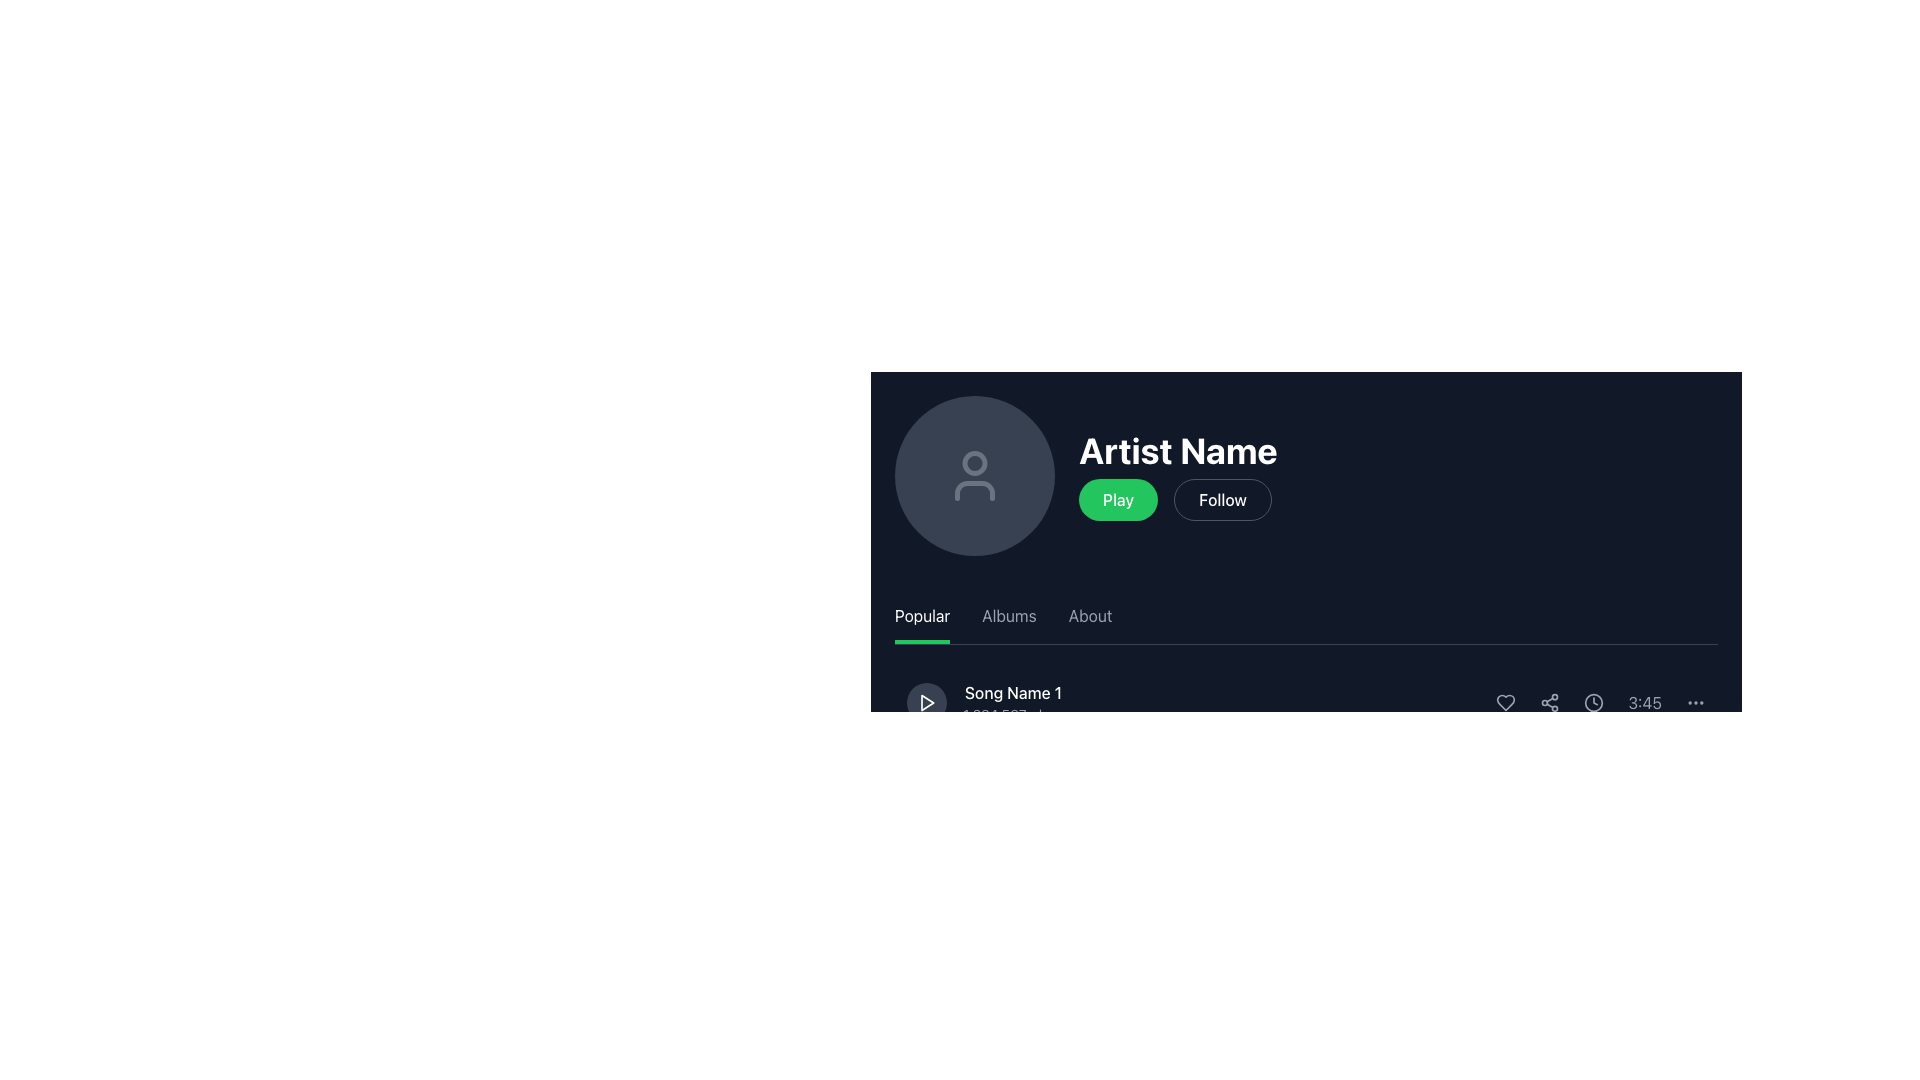 This screenshot has height=1080, width=1920. I want to click on the informational text block displaying the song title and play count, located in the first song row under 'Popular' on the artist's page, so click(985, 701).